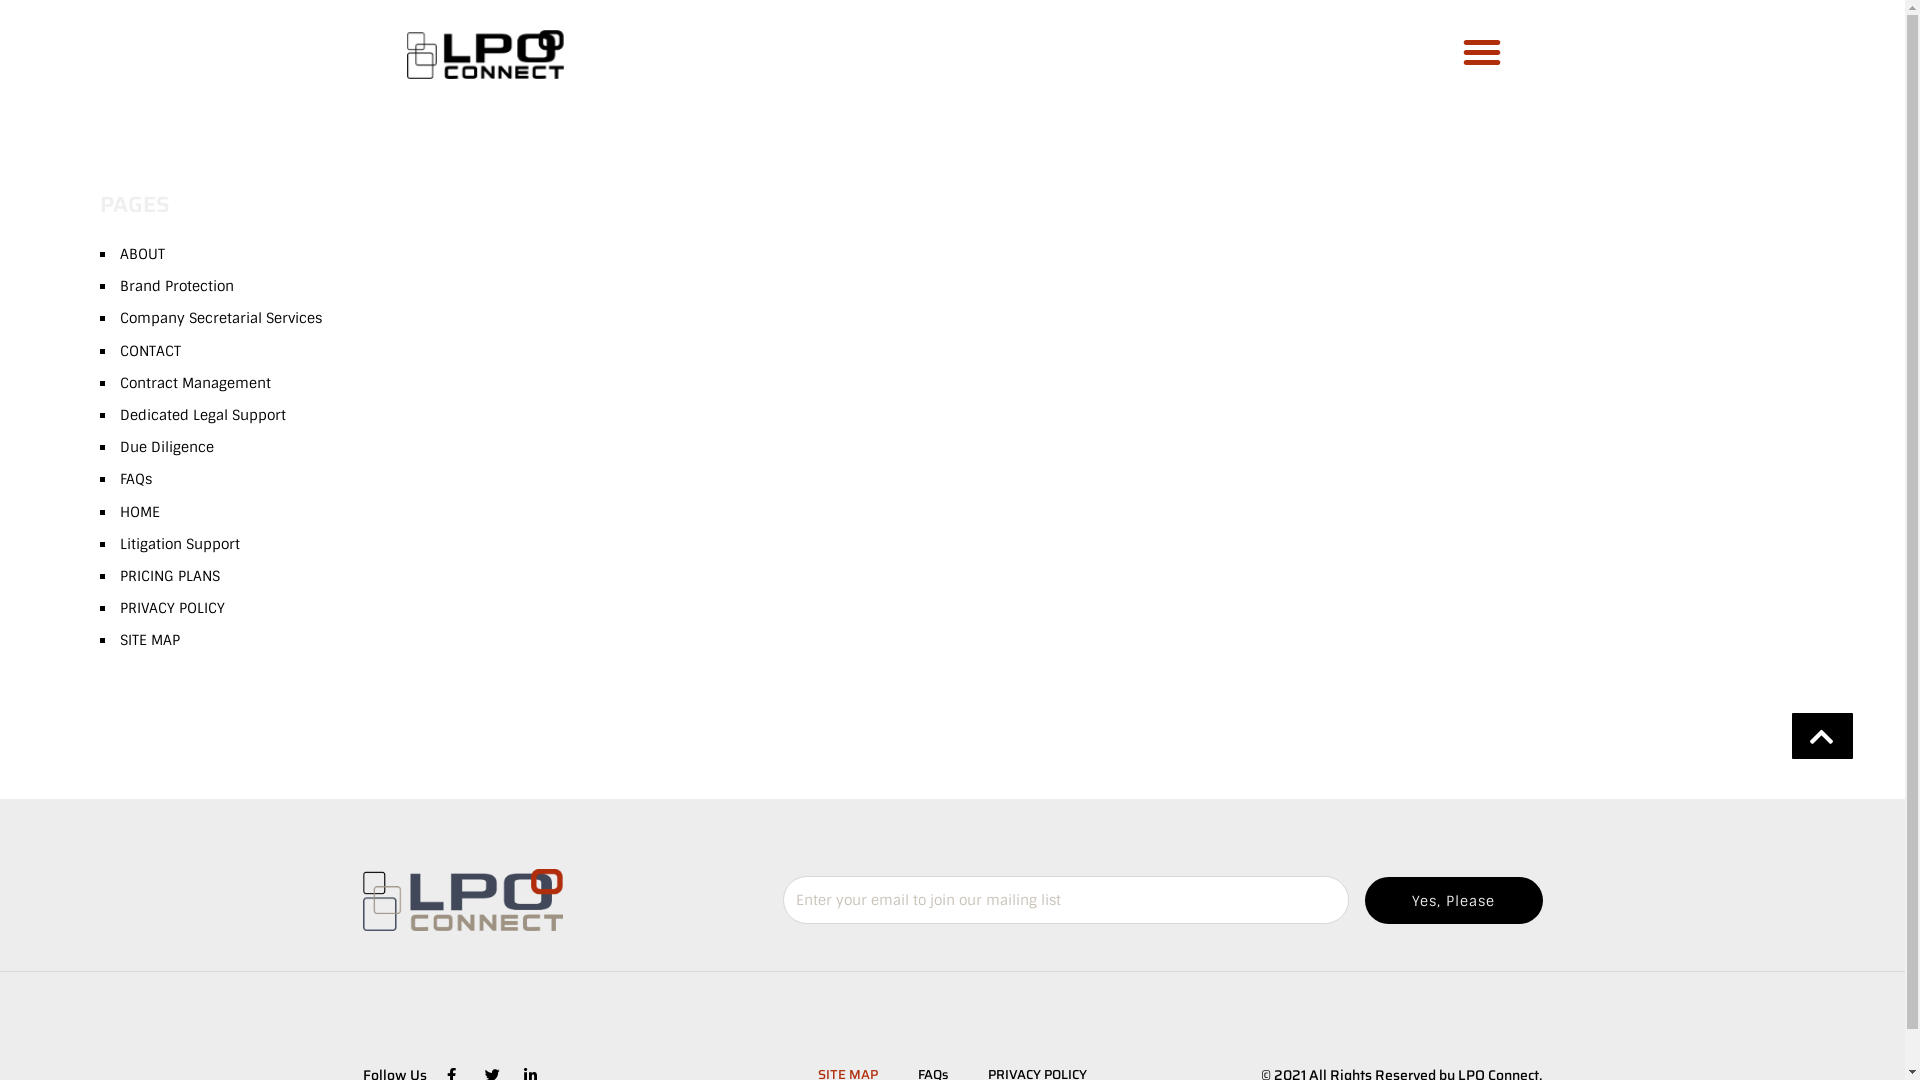 The width and height of the screenshot is (1920, 1080). Describe the element at coordinates (172, 607) in the screenshot. I see `'PRIVACY POLICY'` at that location.